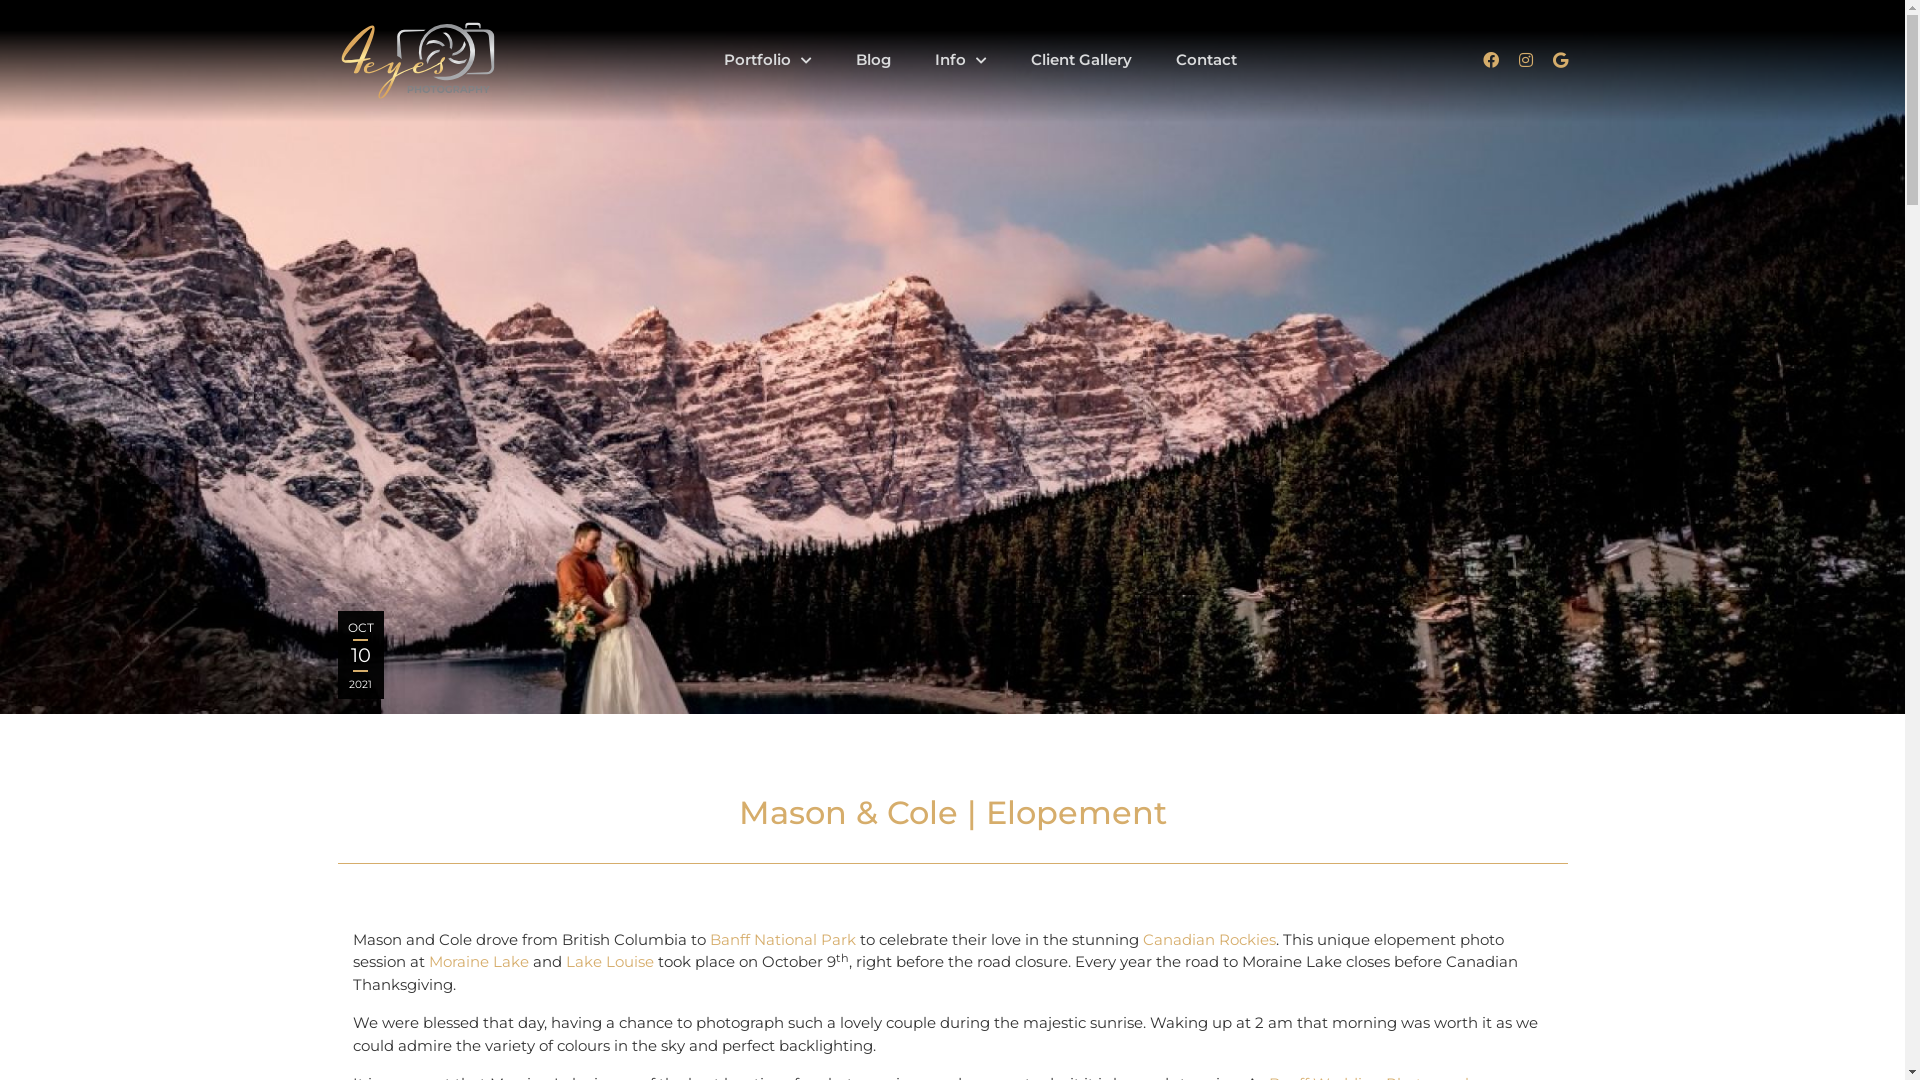 Image resolution: width=1920 pixels, height=1080 pixels. Describe the element at coordinates (608, 960) in the screenshot. I see `'Lake Louise'` at that location.